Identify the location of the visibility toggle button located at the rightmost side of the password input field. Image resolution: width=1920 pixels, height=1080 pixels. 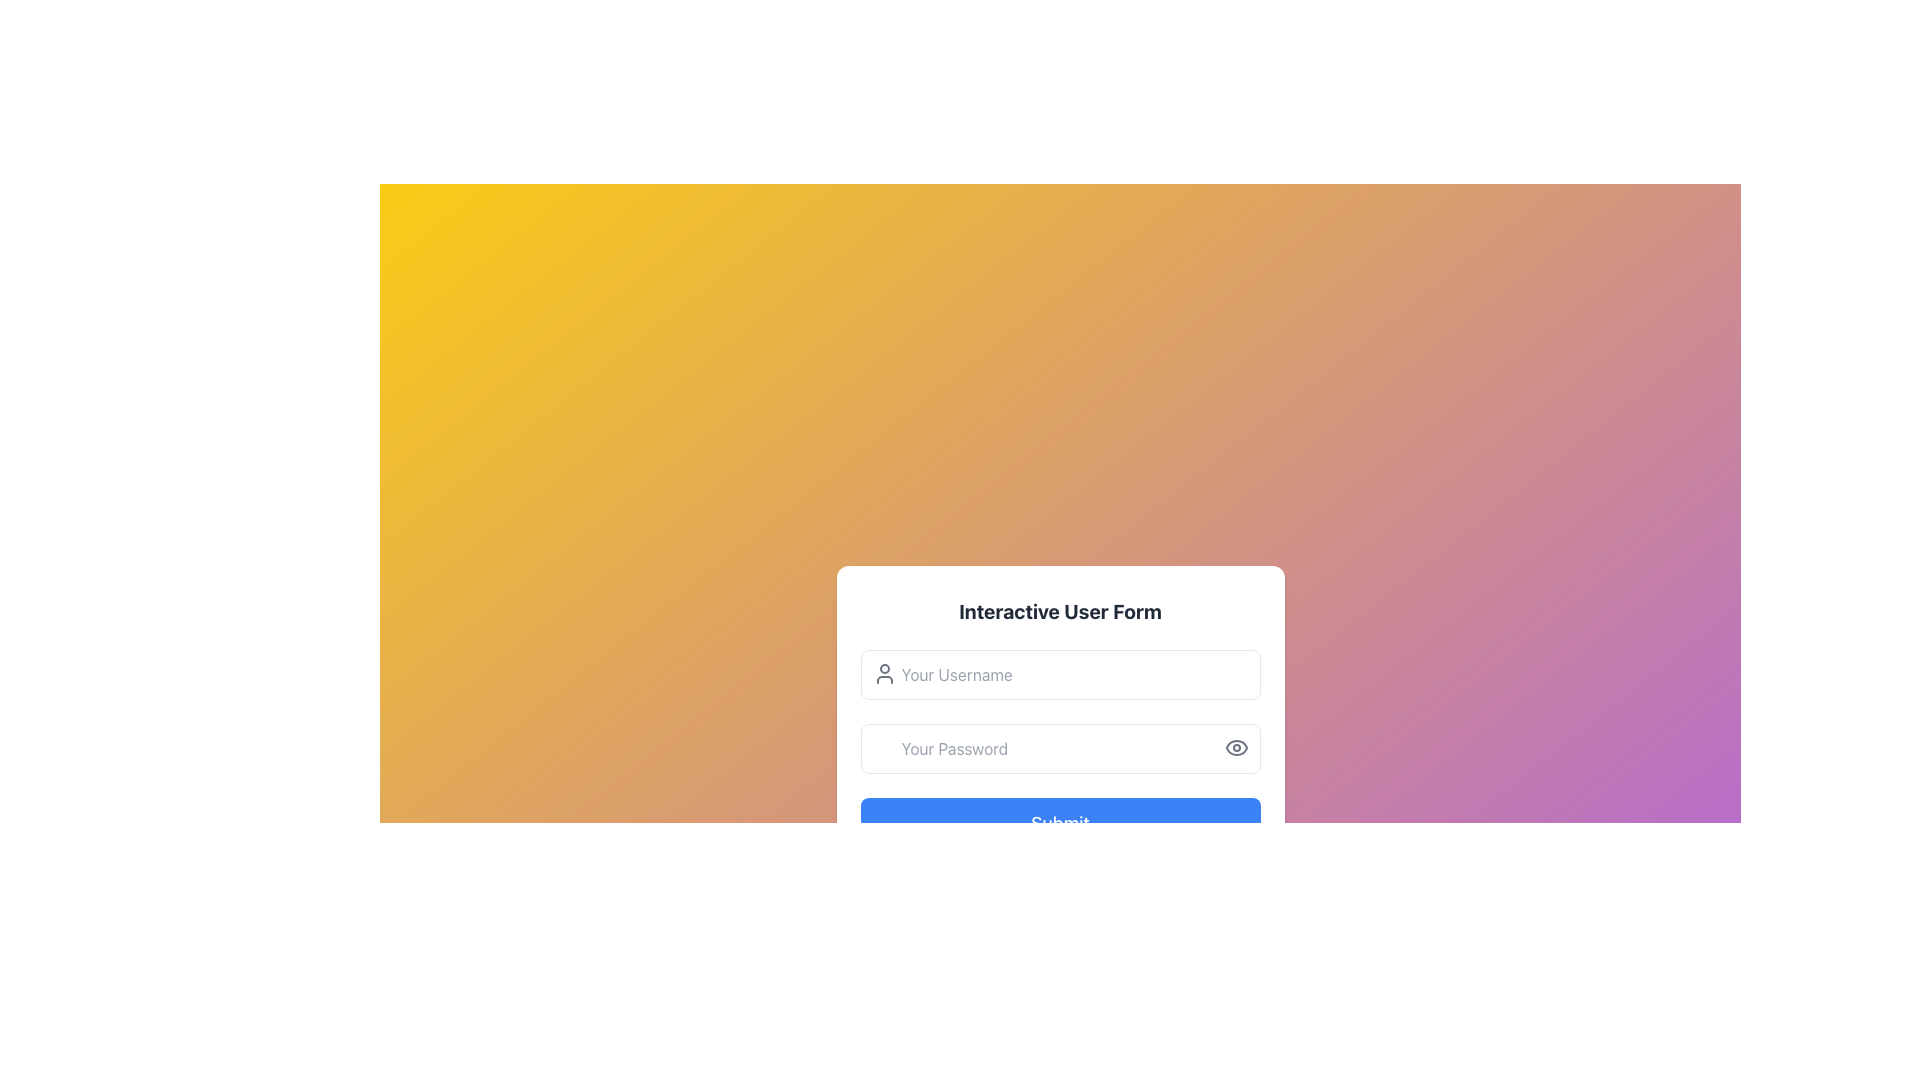
(1235, 748).